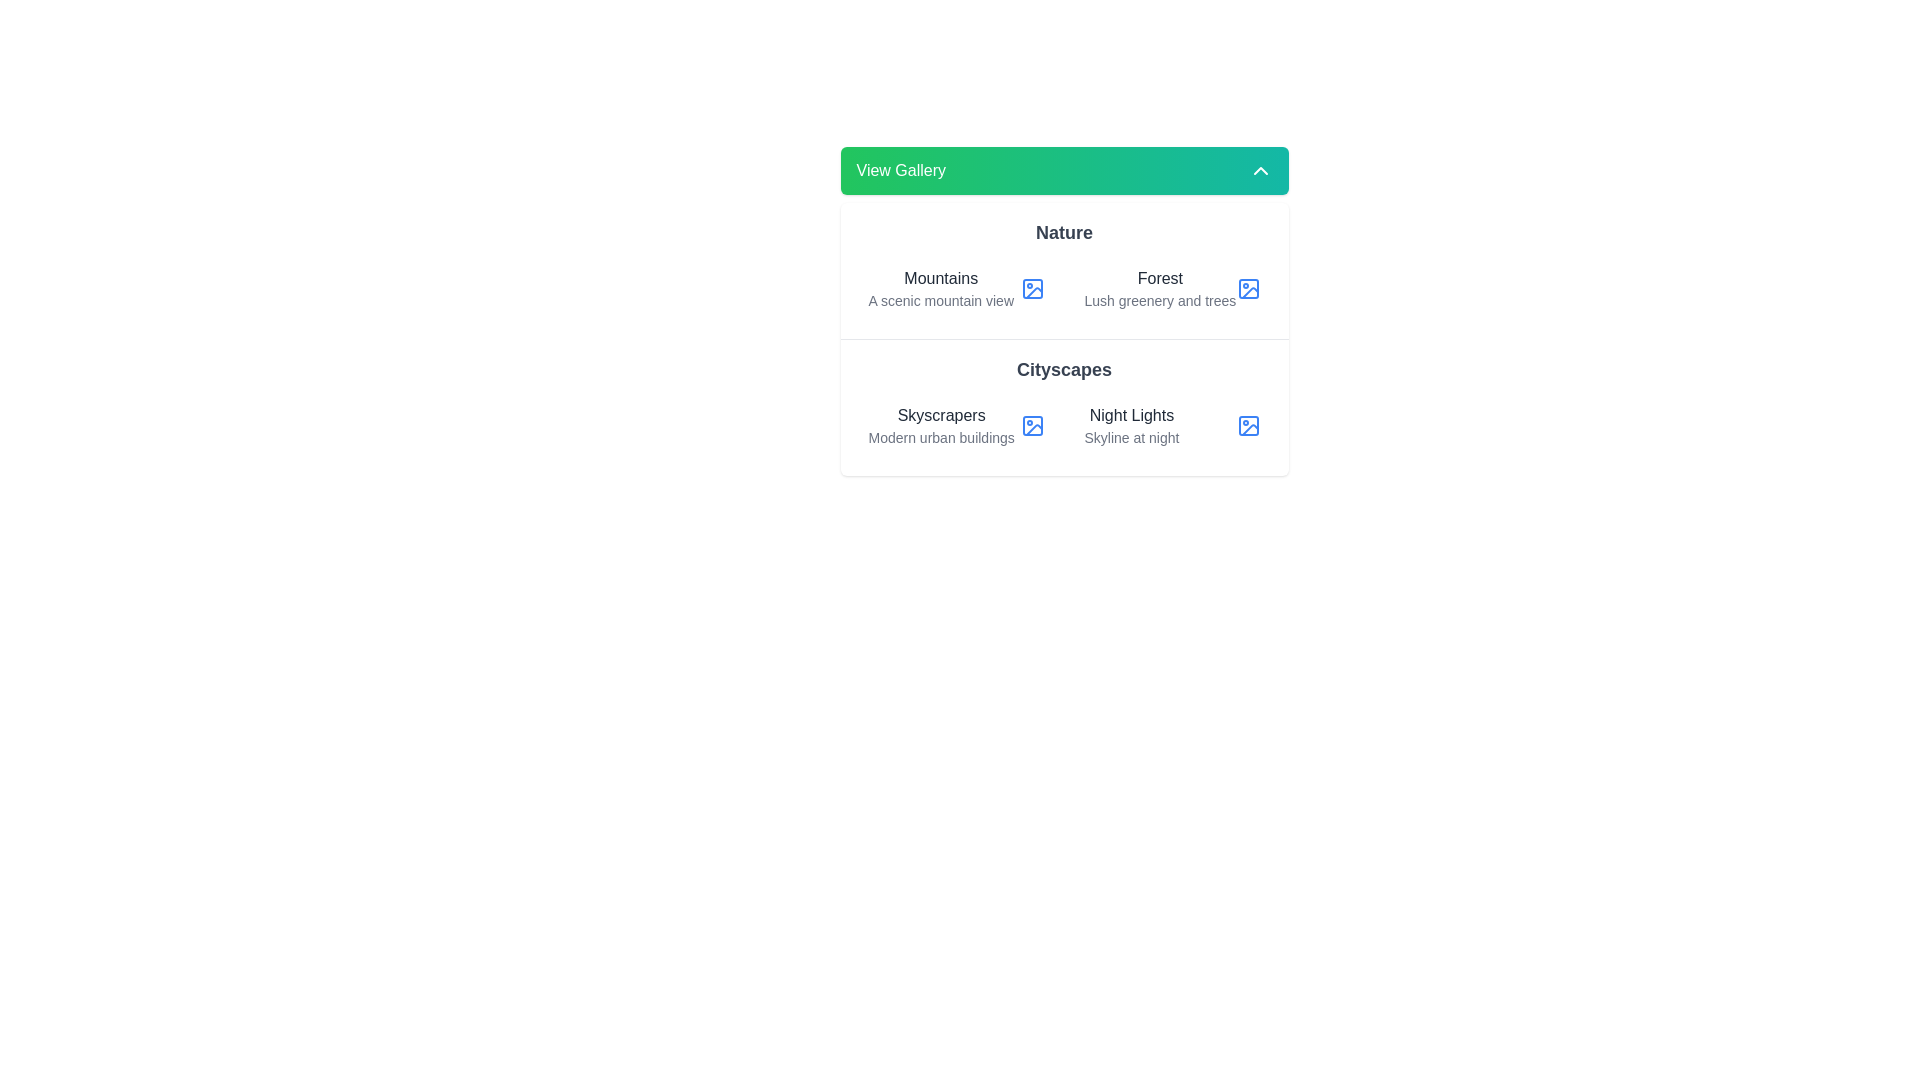 This screenshot has width=1920, height=1080. Describe the element at coordinates (1063, 370) in the screenshot. I see `the 'Cityscapes' text label, which serves as a non-interactive header providing context to related content in the interface` at that location.